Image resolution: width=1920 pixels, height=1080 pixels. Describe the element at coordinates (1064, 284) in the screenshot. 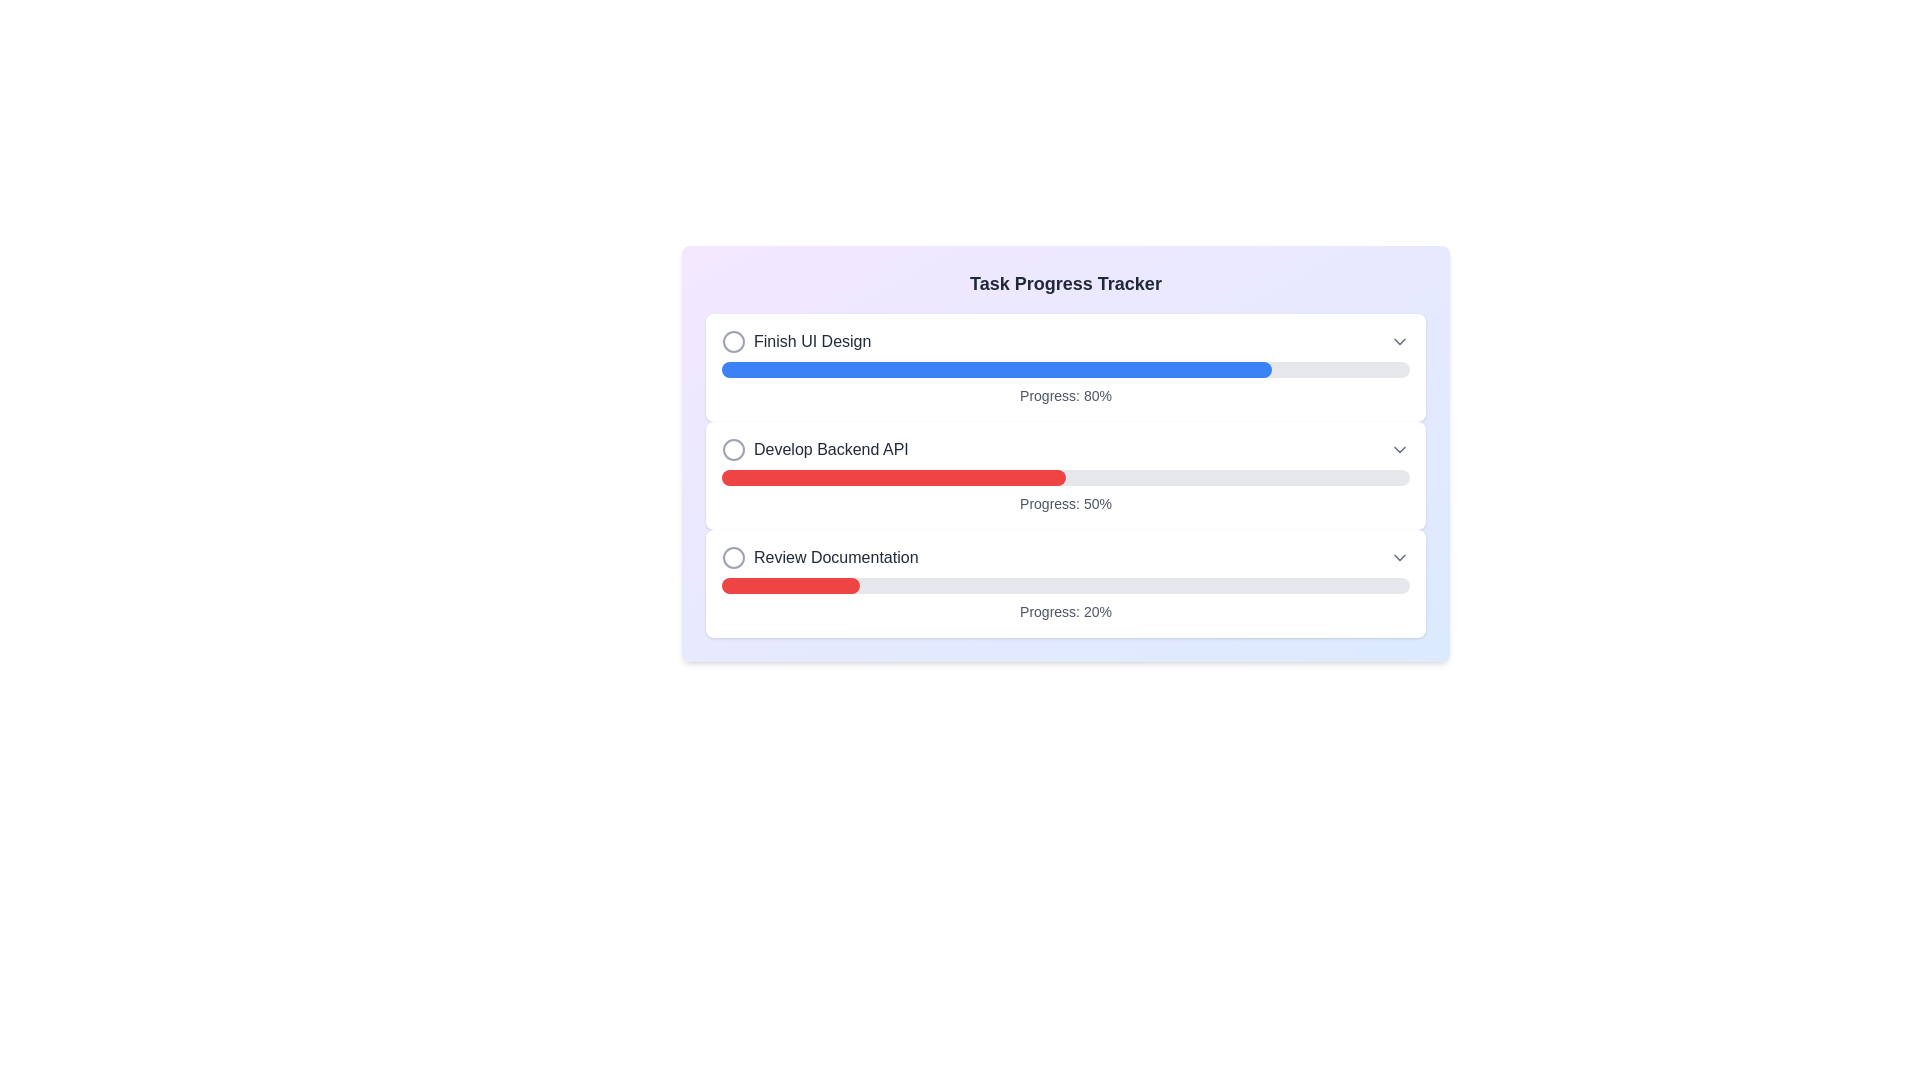

I see `the bold, large-sized text reading 'Task Progress Tracker' located at the top center of the decorative card` at that location.